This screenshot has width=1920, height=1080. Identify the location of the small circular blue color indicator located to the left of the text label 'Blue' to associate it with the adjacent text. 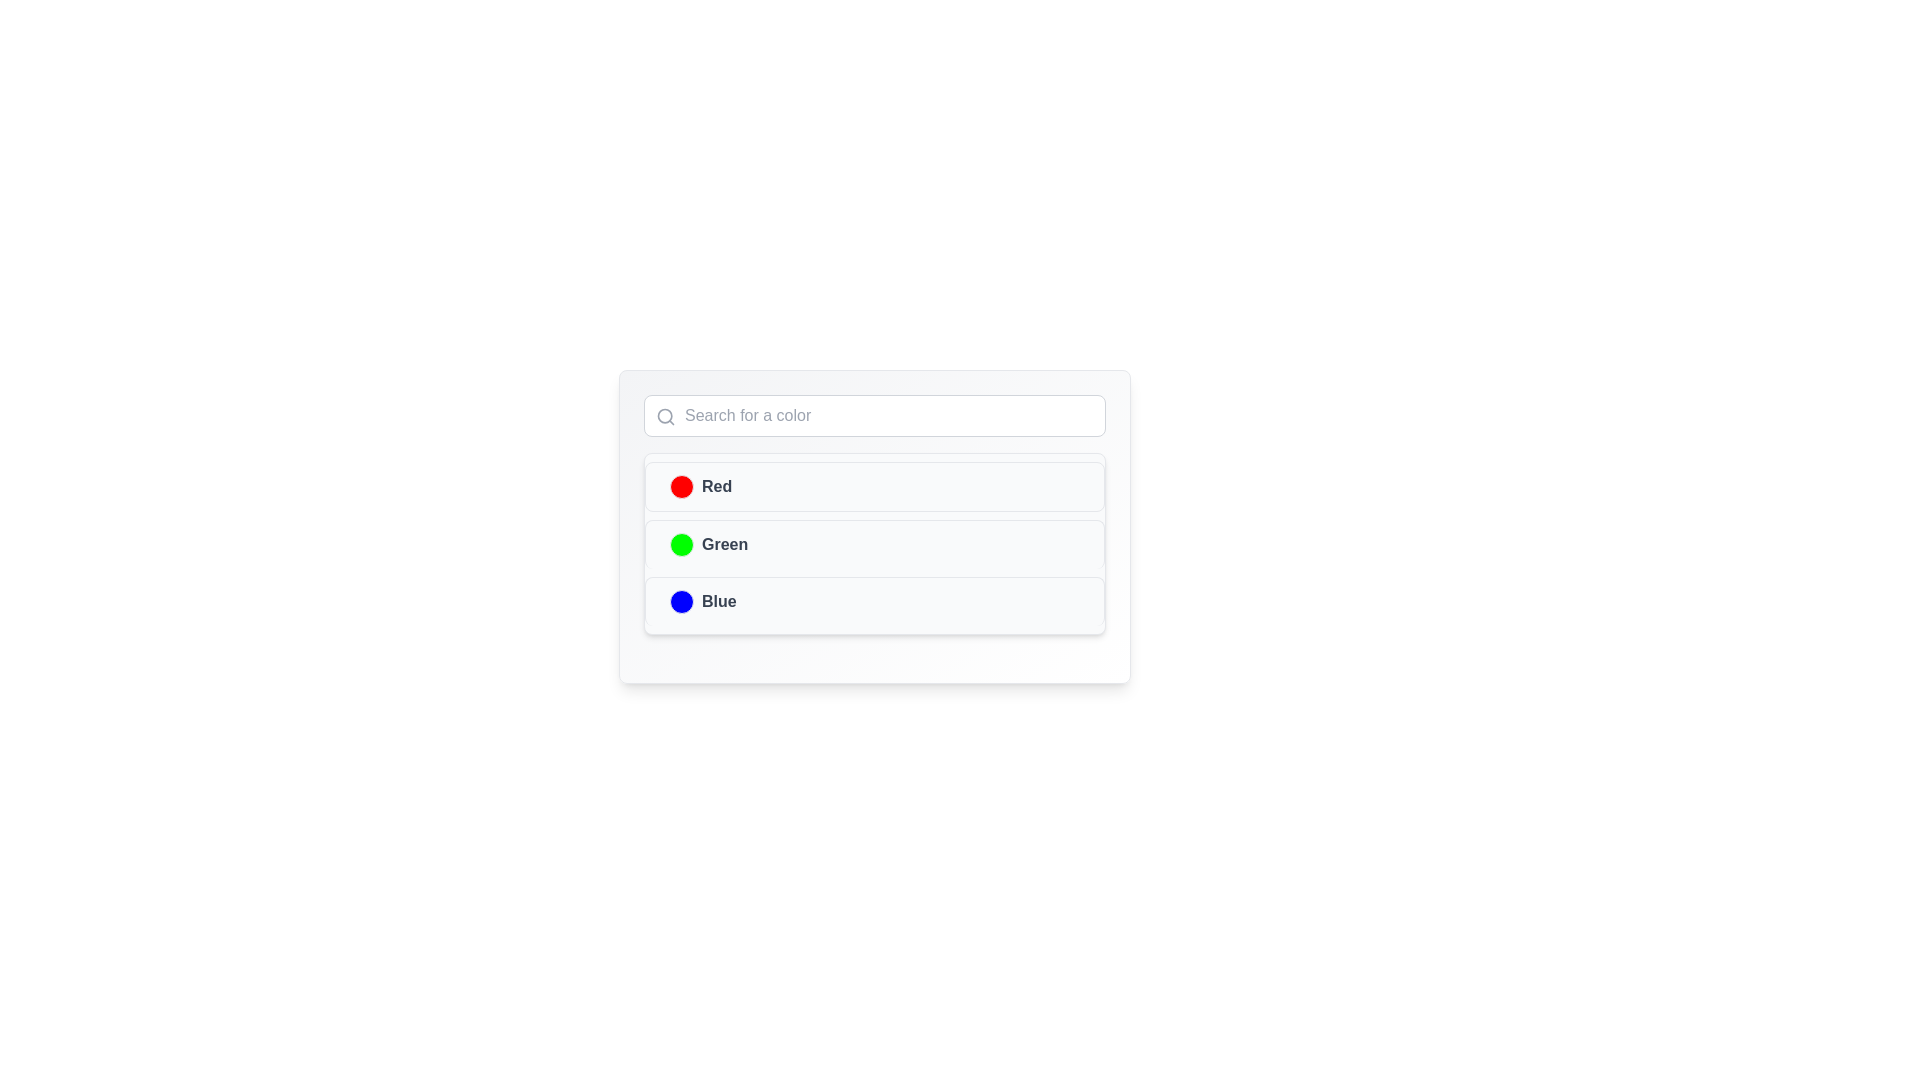
(681, 600).